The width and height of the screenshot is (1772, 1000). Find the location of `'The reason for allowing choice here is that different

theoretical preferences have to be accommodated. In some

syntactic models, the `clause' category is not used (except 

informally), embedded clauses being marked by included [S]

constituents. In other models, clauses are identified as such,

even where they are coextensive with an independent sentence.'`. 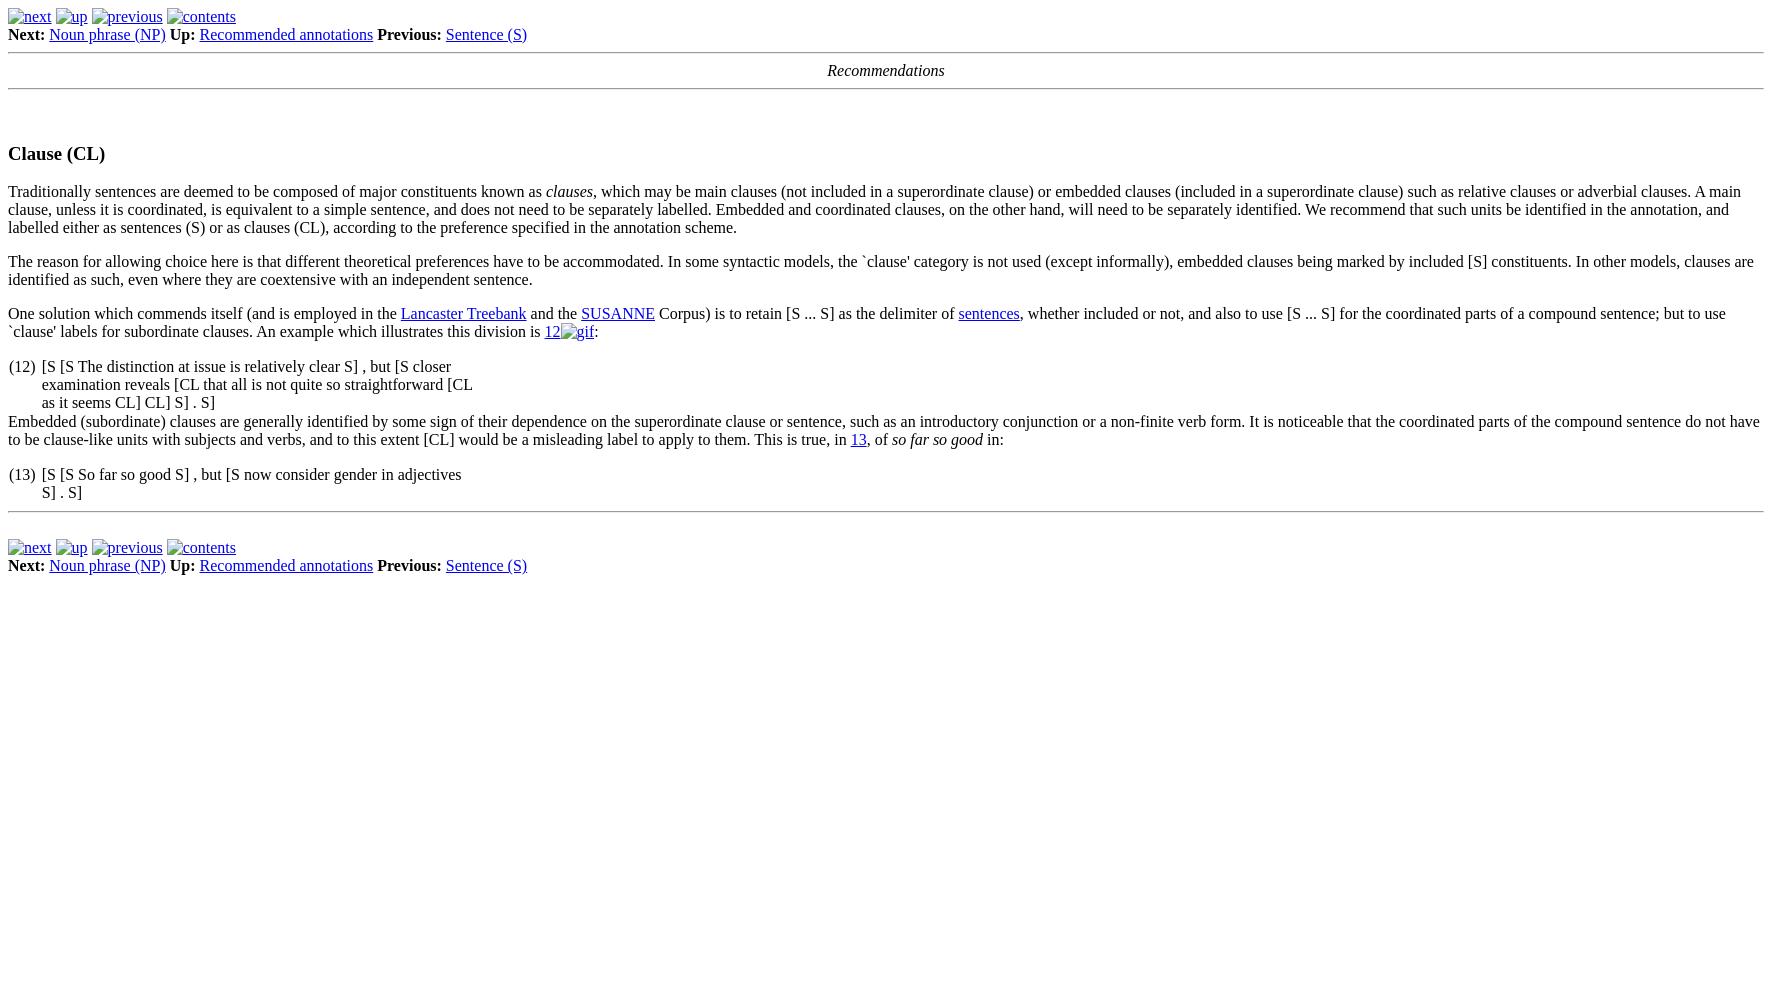

'The reason for allowing choice here is that different

theoretical preferences have to be accommodated. In some

syntactic models, the `clause' category is not used (except 

informally), embedded clauses being marked by included [S]

constituents. In other models, clauses are identified as such,

even where they are coextensive with an independent sentence.' is located at coordinates (880, 270).